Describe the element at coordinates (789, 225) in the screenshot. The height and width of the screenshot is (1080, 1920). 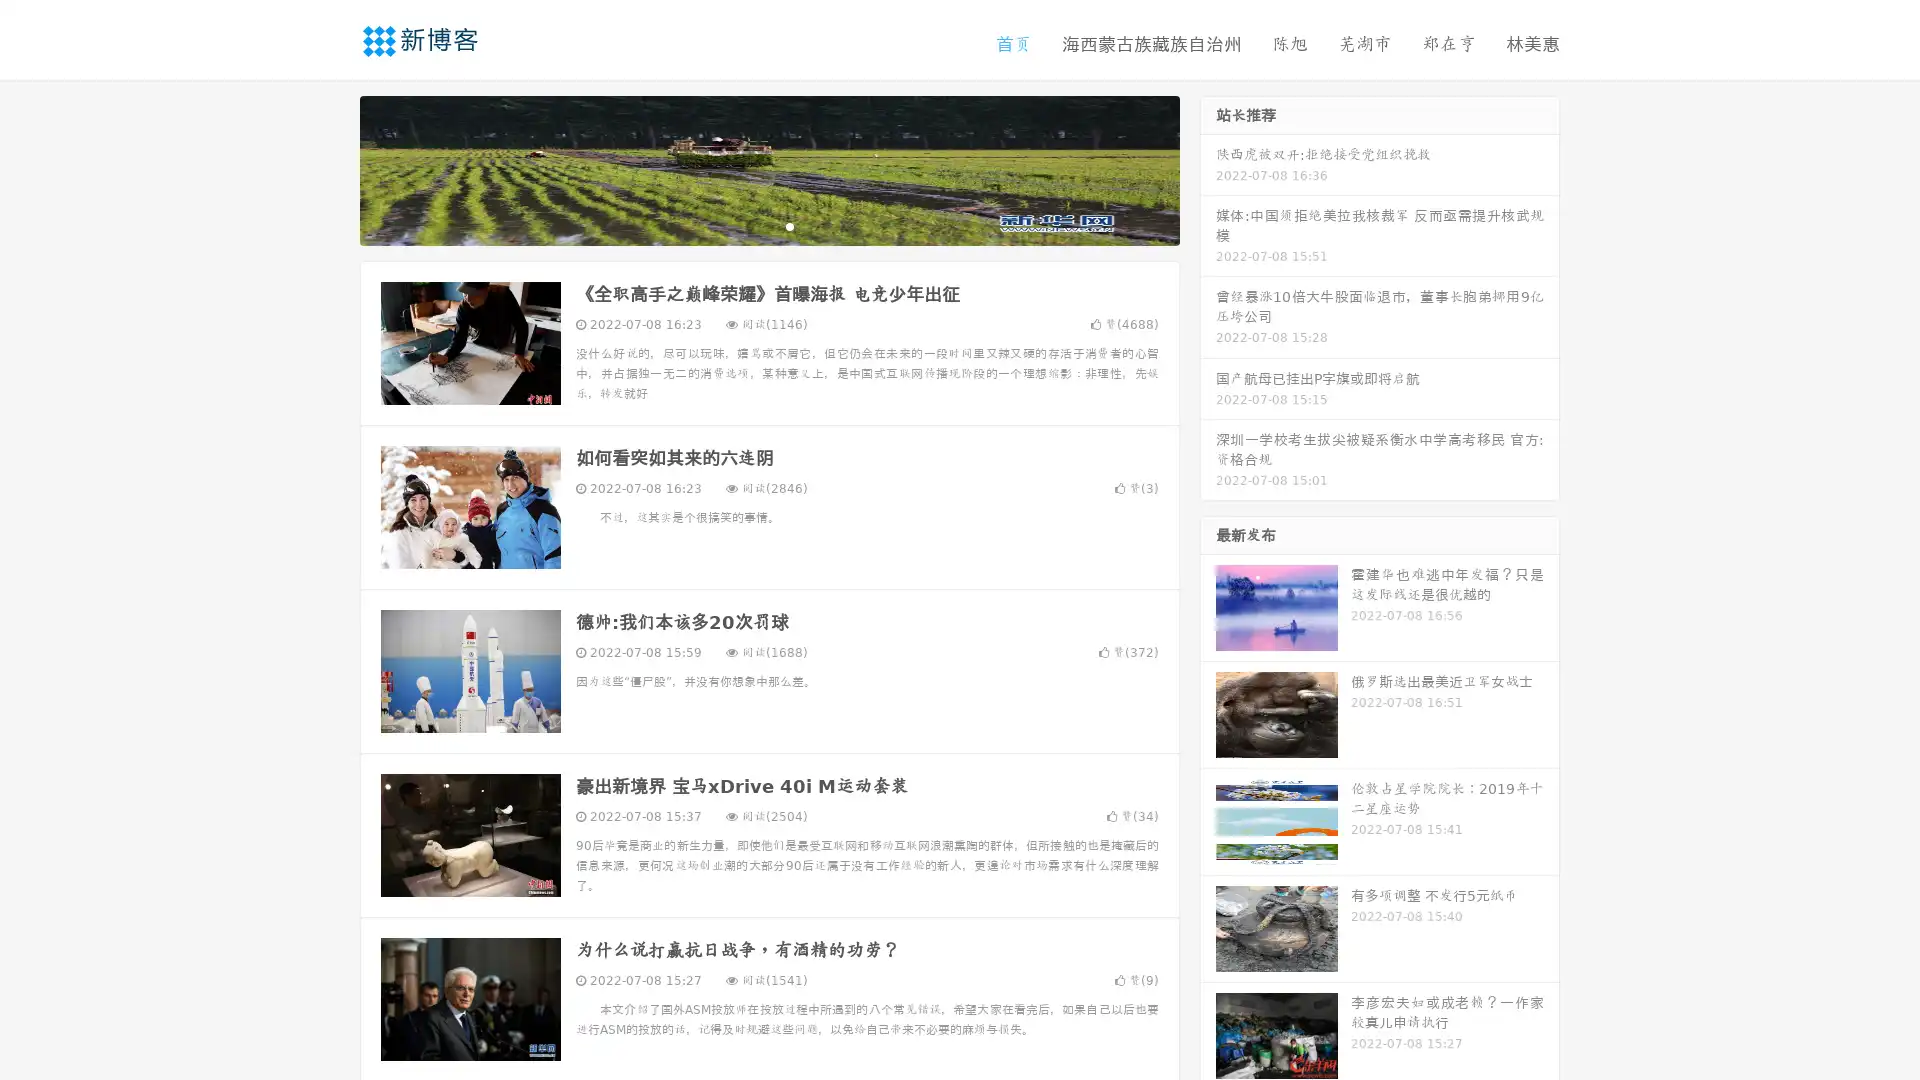
I see `Go to slide 3` at that location.